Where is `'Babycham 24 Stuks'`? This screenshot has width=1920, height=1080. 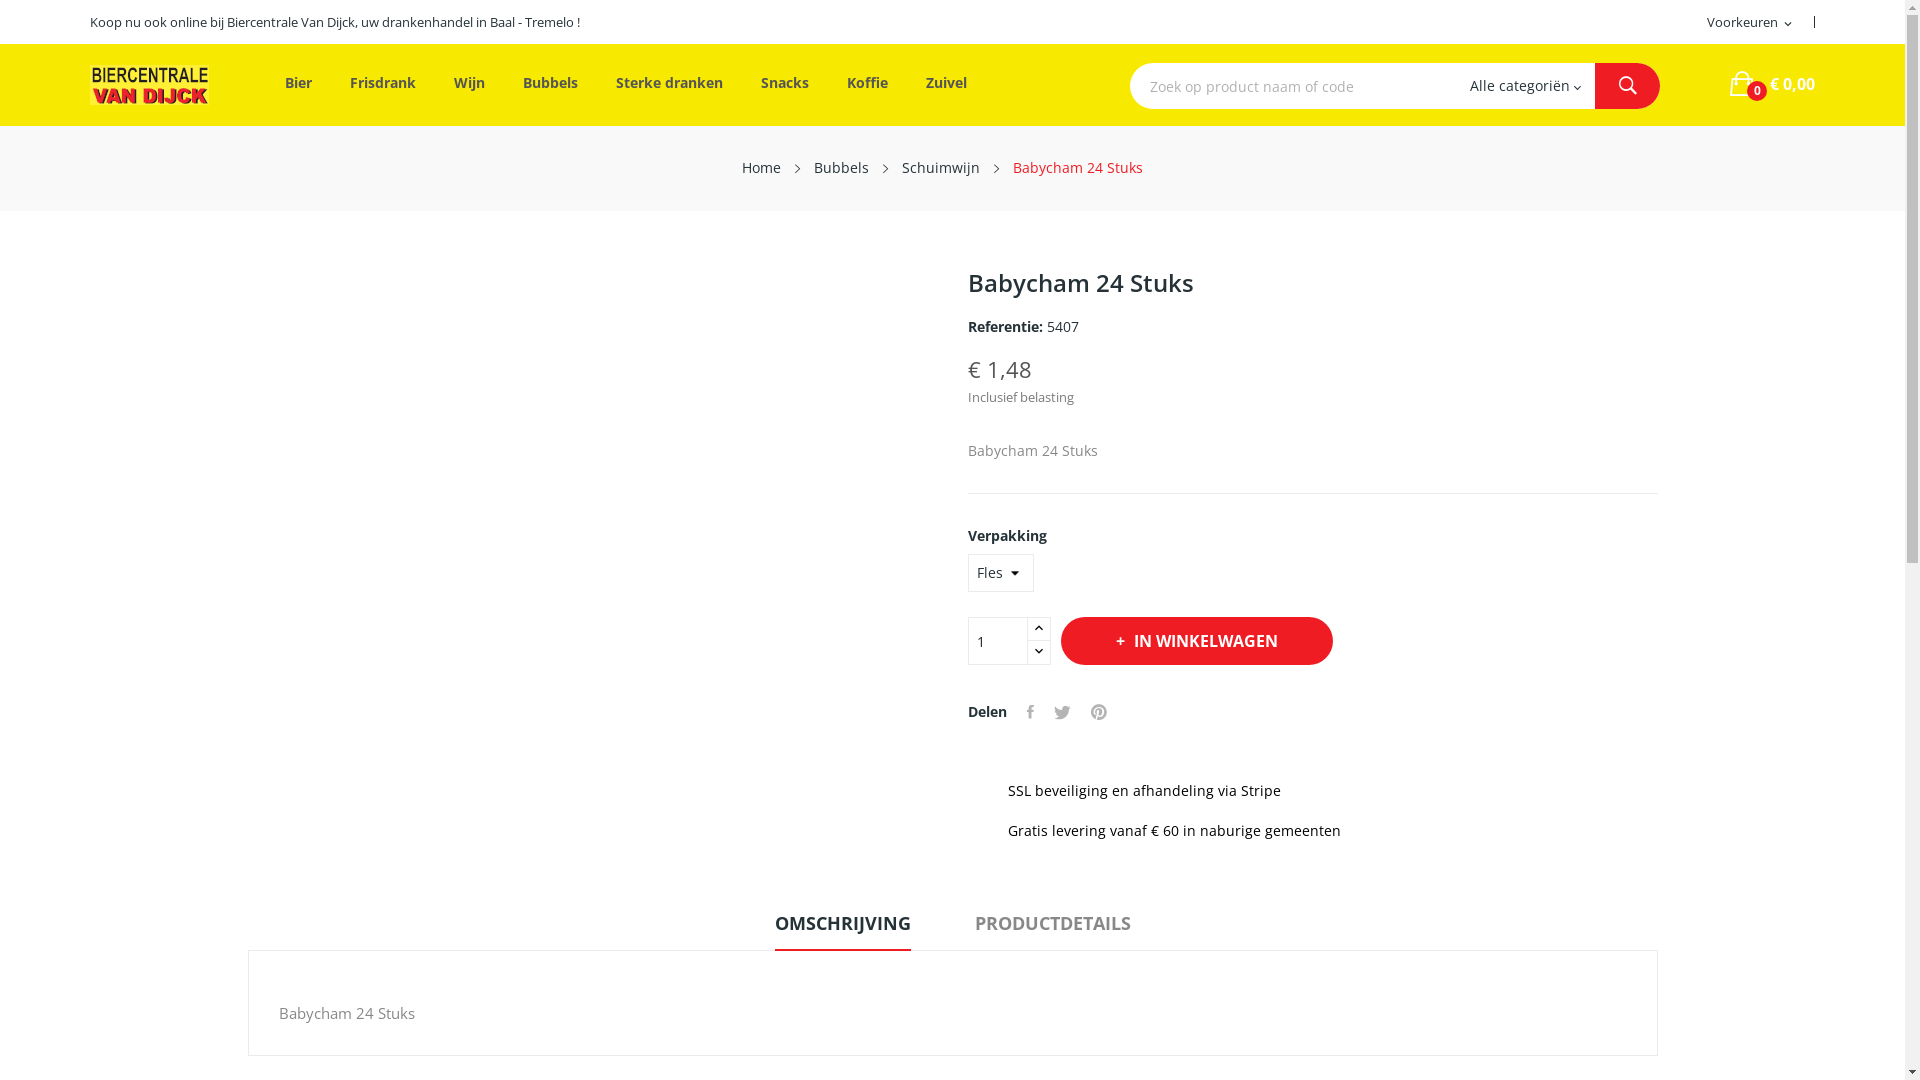 'Babycham 24 Stuks' is located at coordinates (1077, 167).